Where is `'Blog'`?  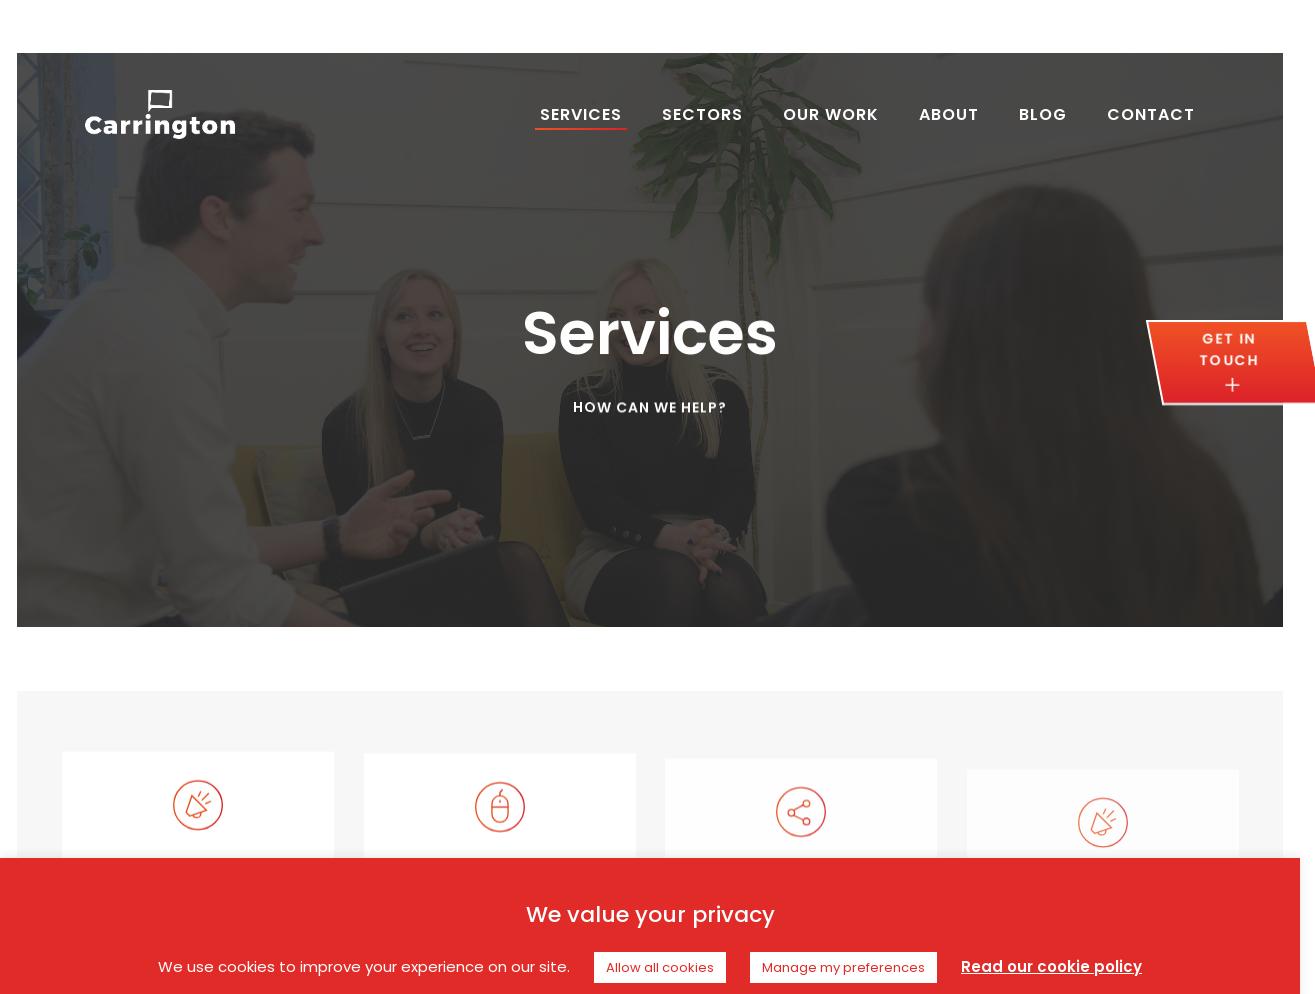 'Blog' is located at coordinates (1042, 113).